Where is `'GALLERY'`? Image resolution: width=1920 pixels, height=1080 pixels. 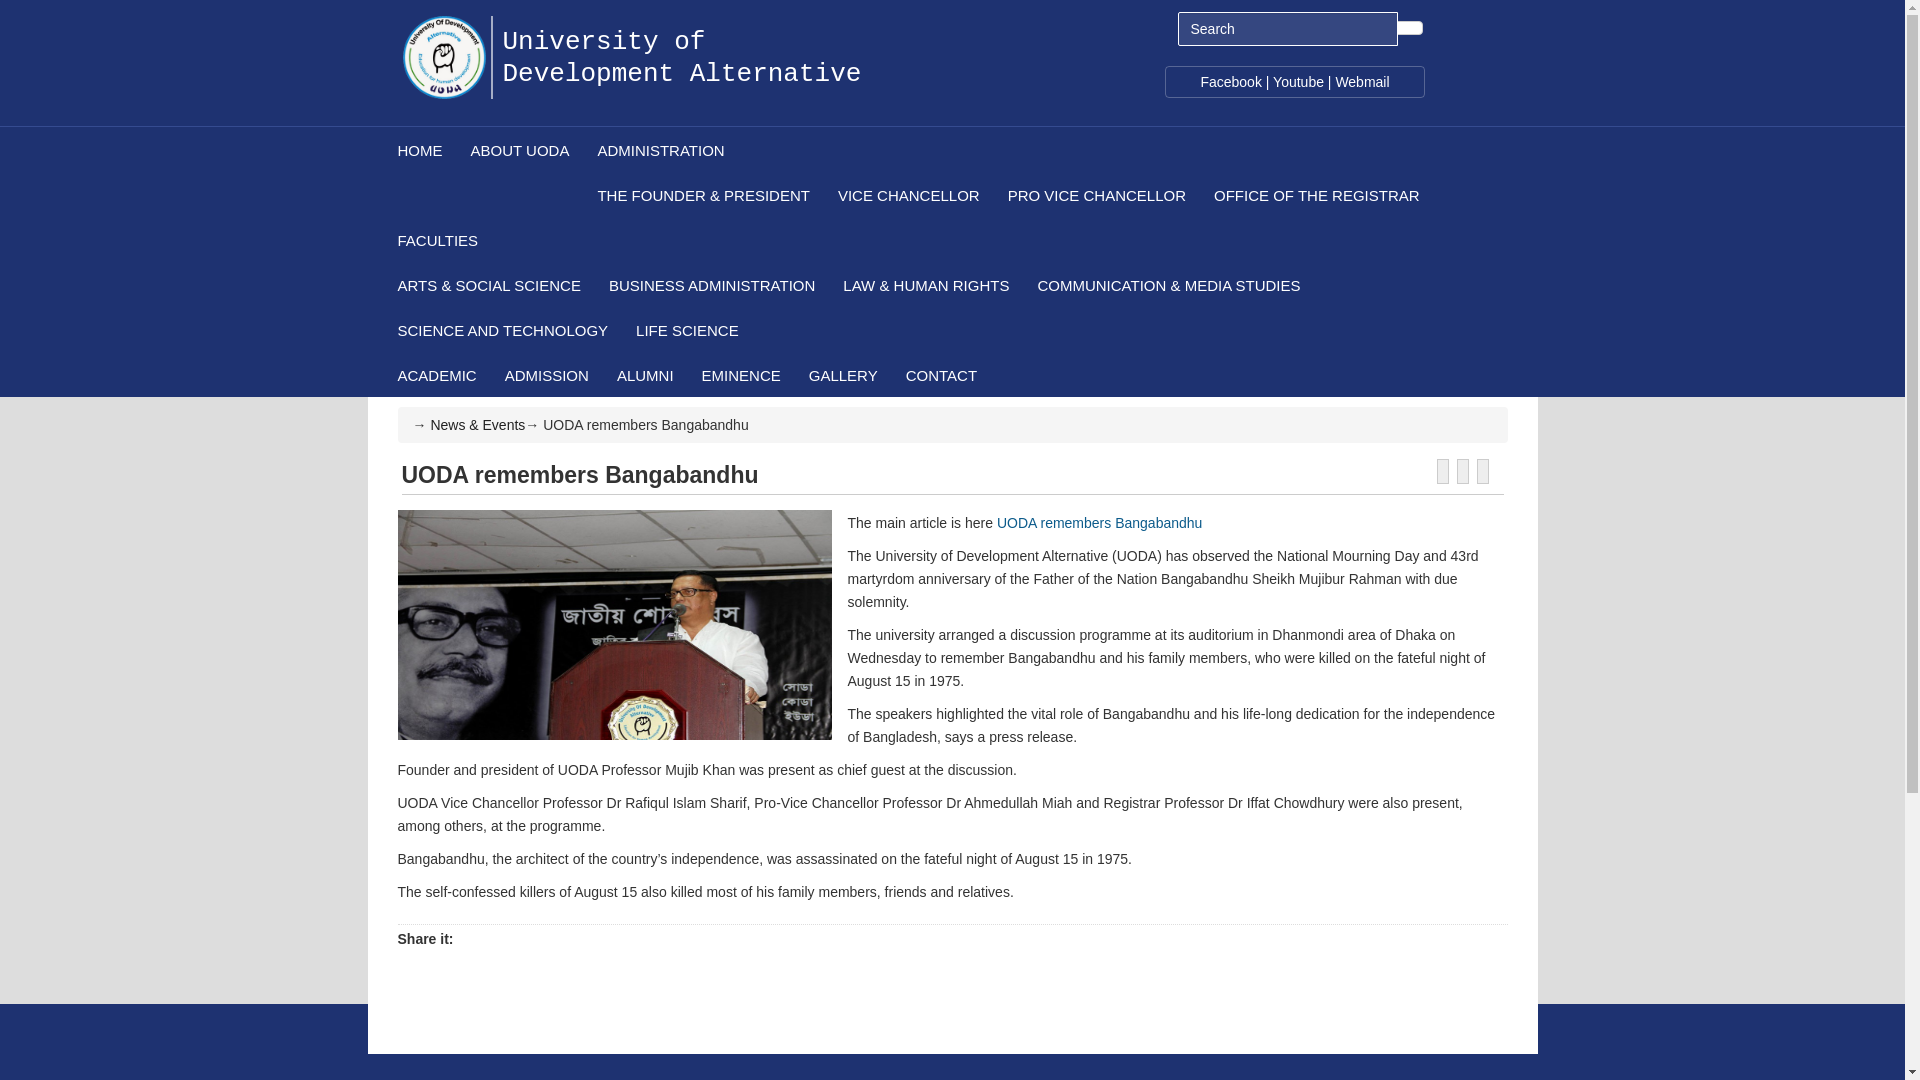
'GALLERY' is located at coordinates (842, 374).